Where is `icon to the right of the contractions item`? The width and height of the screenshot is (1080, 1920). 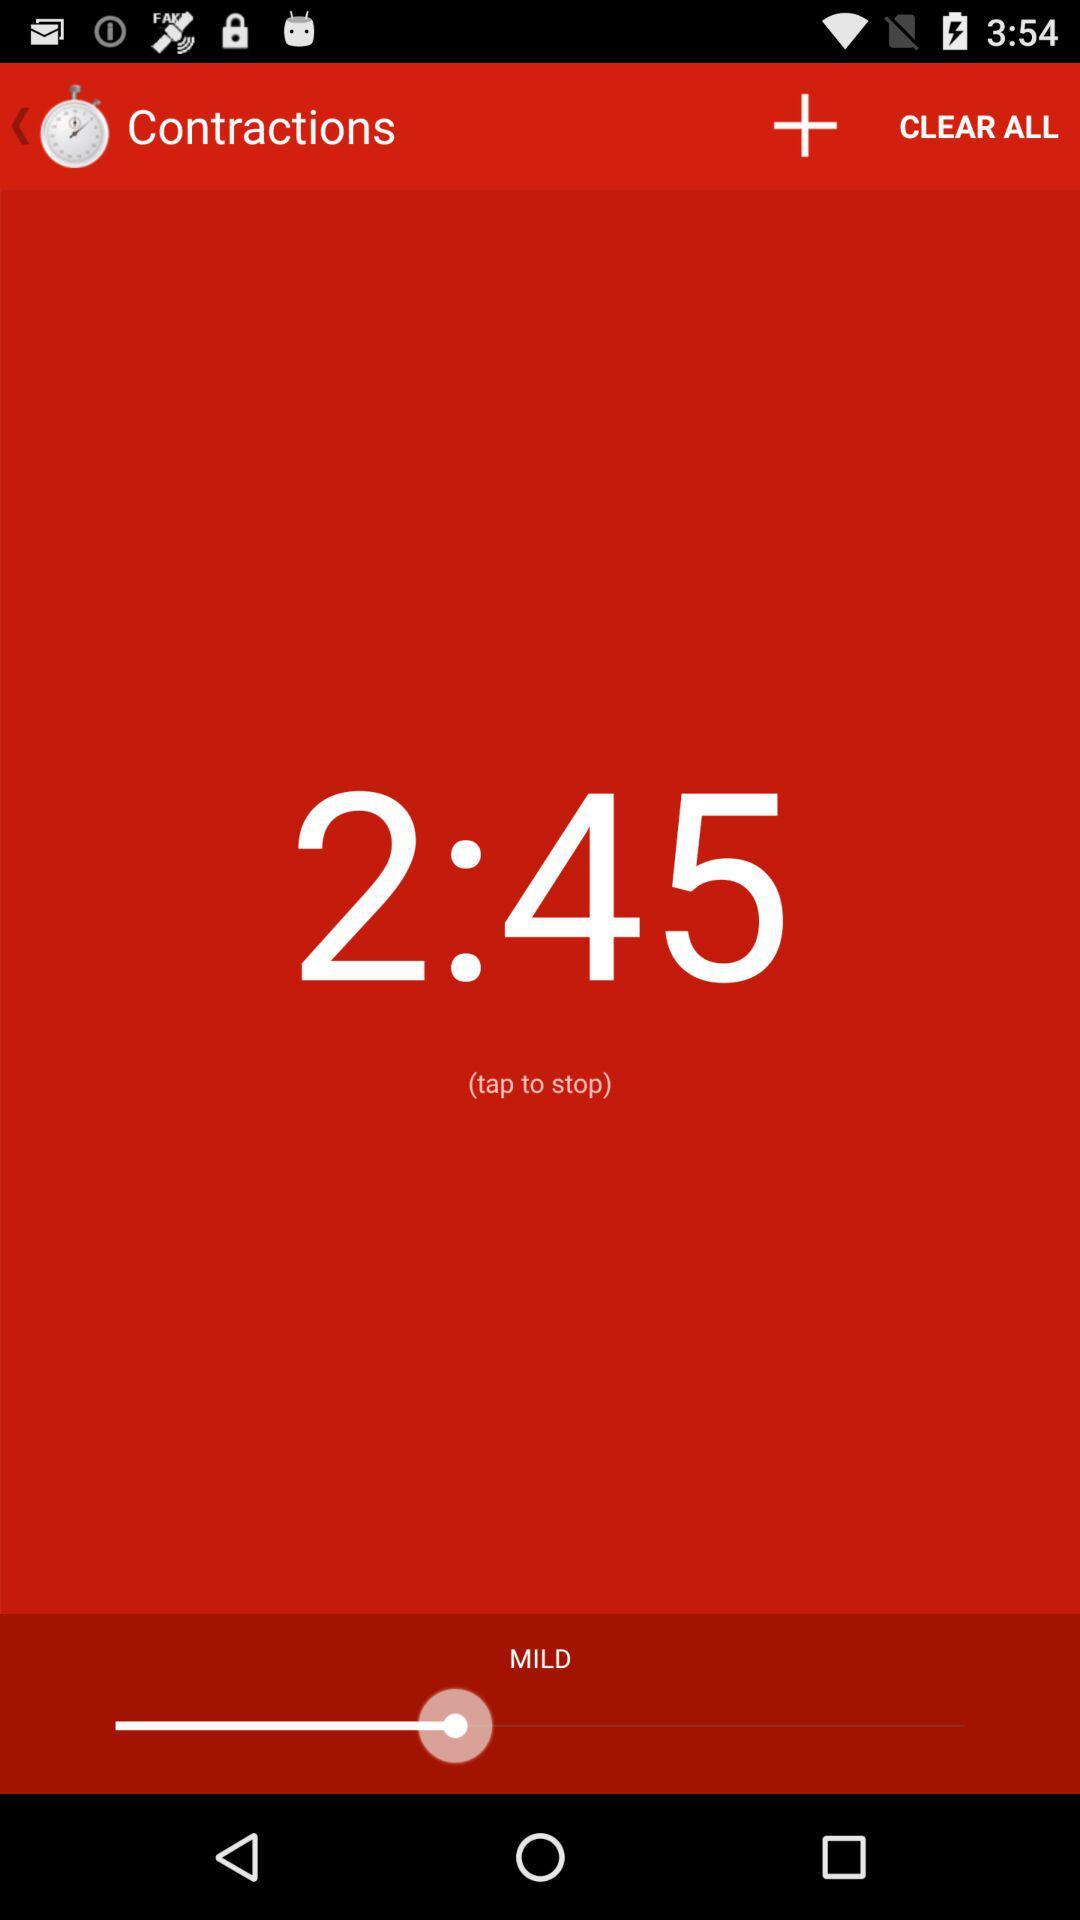 icon to the right of the contractions item is located at coordinates (803, 124).